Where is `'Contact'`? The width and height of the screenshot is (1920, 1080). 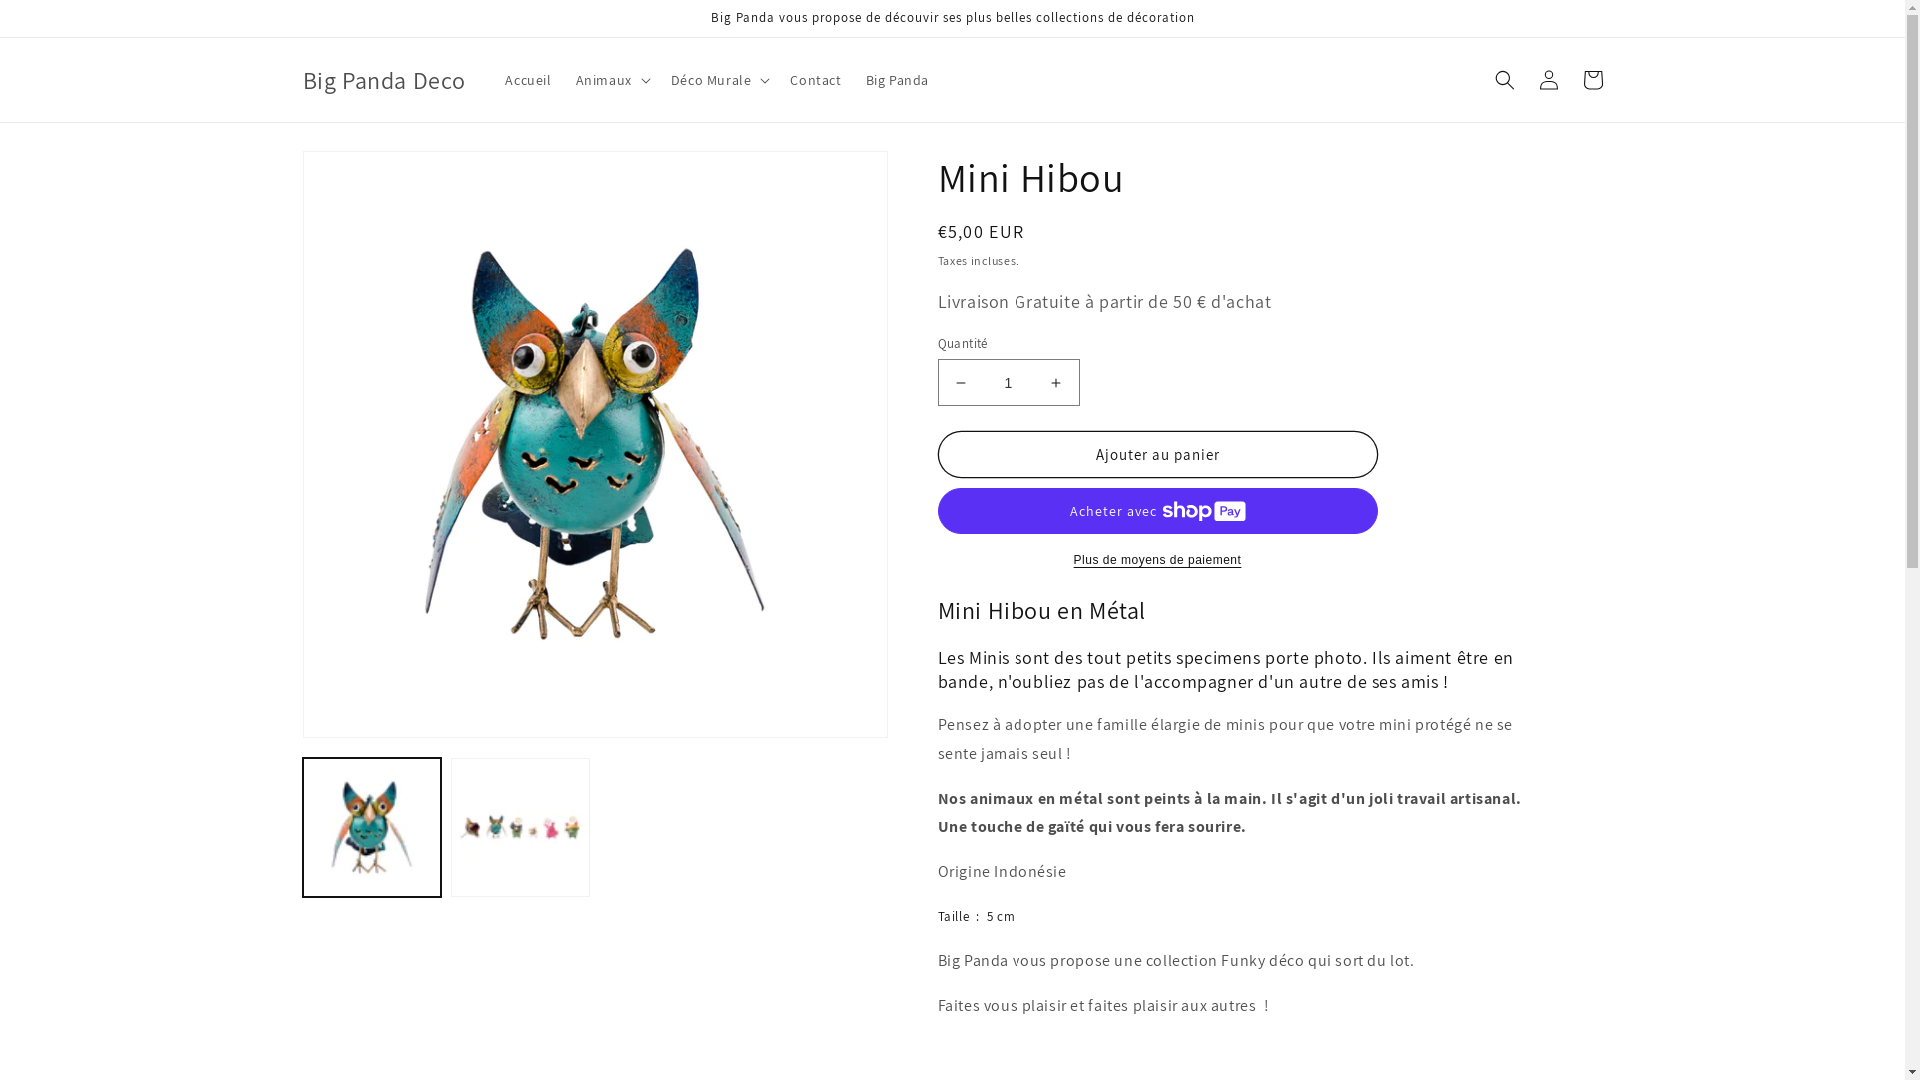 'Contact' is located at coordinates (815, 79).